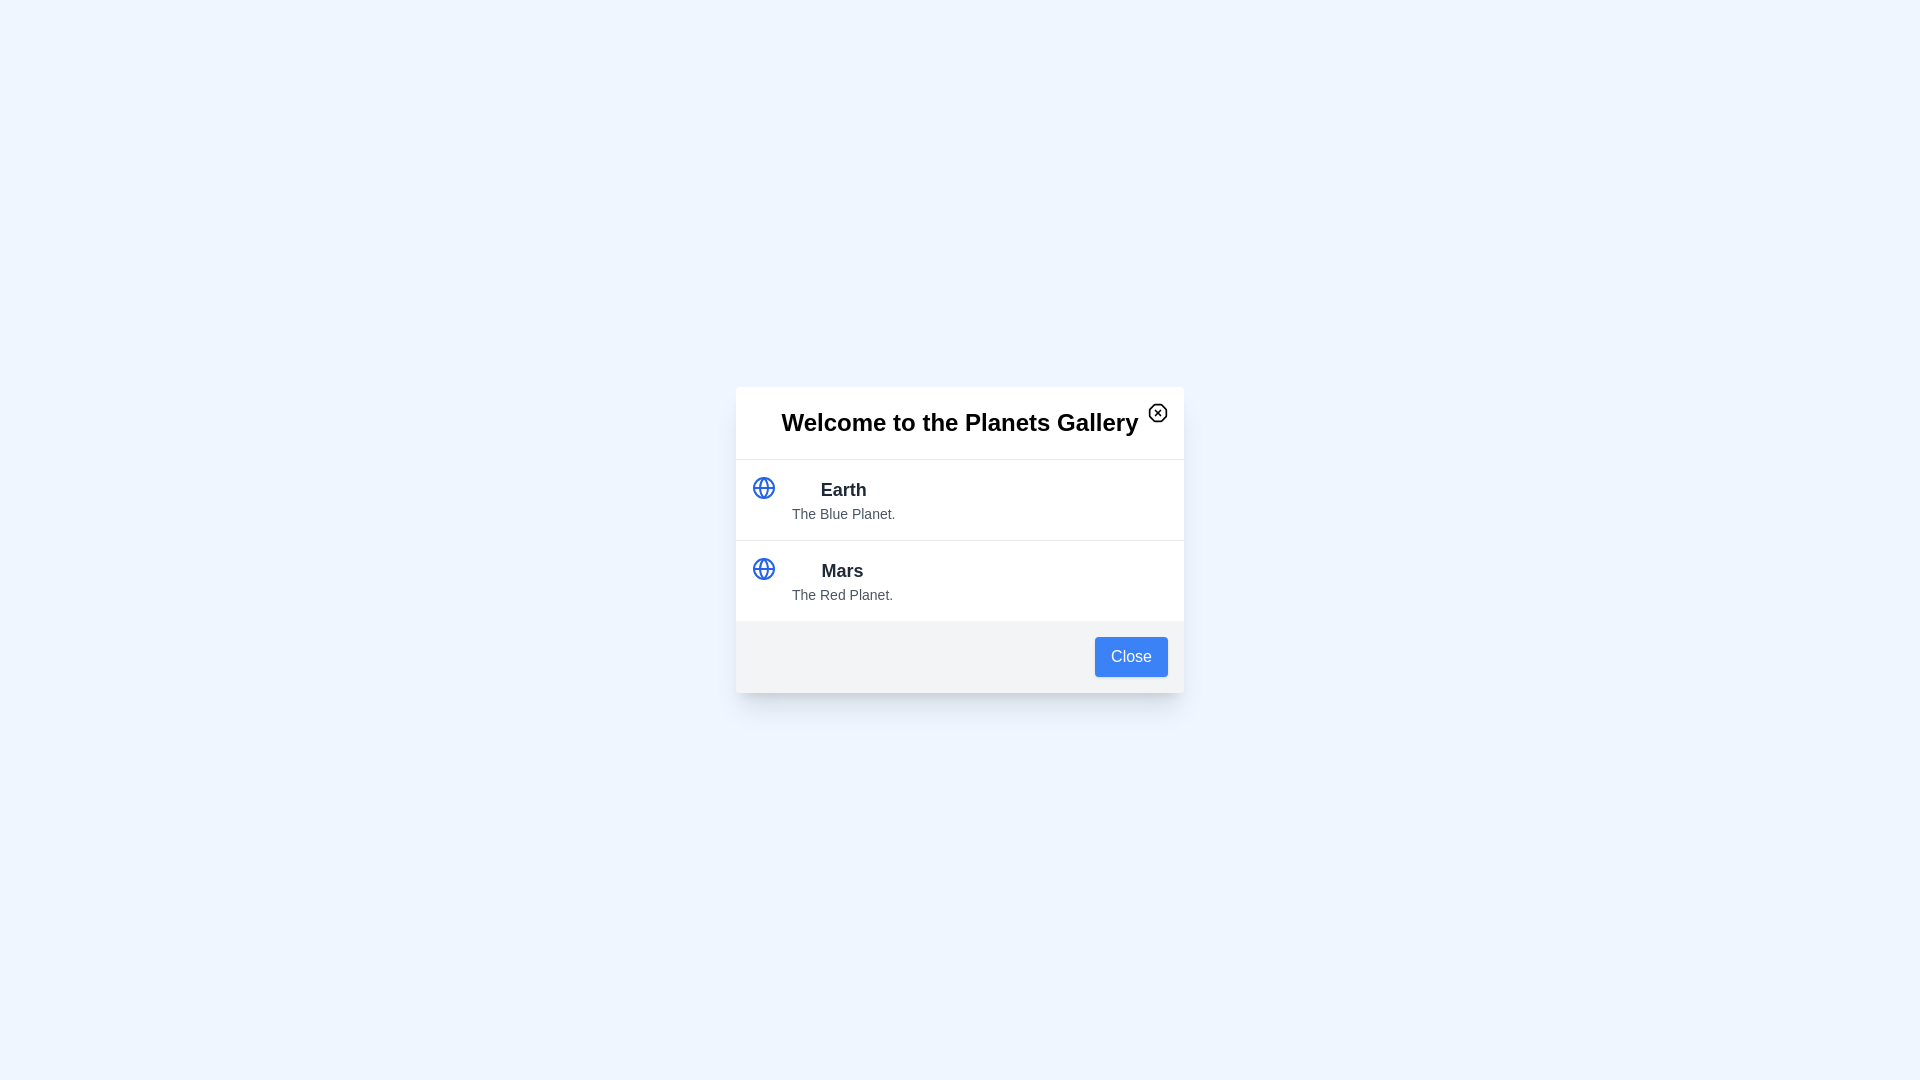 This screenshot has width=1920, height=1080. Describe the element at coordinates (1131, 656) in the screenshot. I see `the 'Close' button at the bottom of the modal dialog` at that location.